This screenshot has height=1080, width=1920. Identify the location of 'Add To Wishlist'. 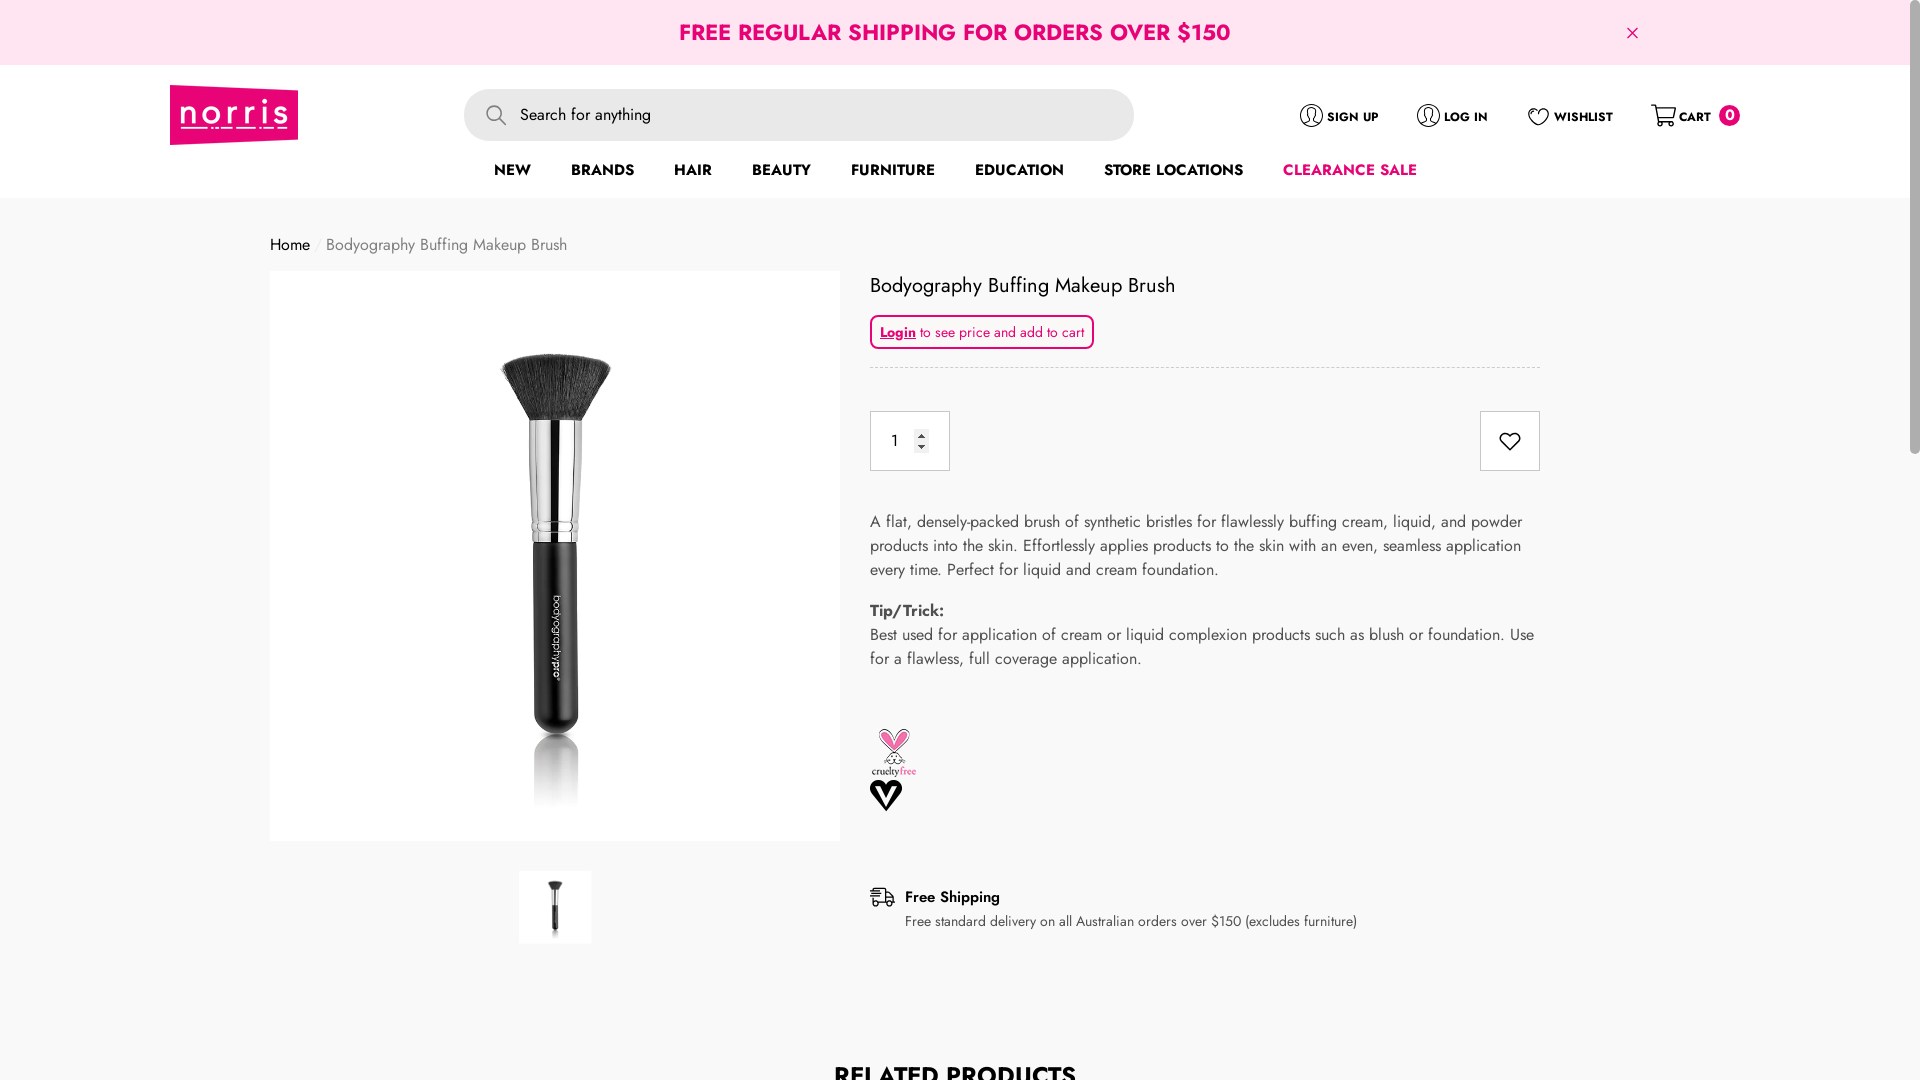
(1510, 438).